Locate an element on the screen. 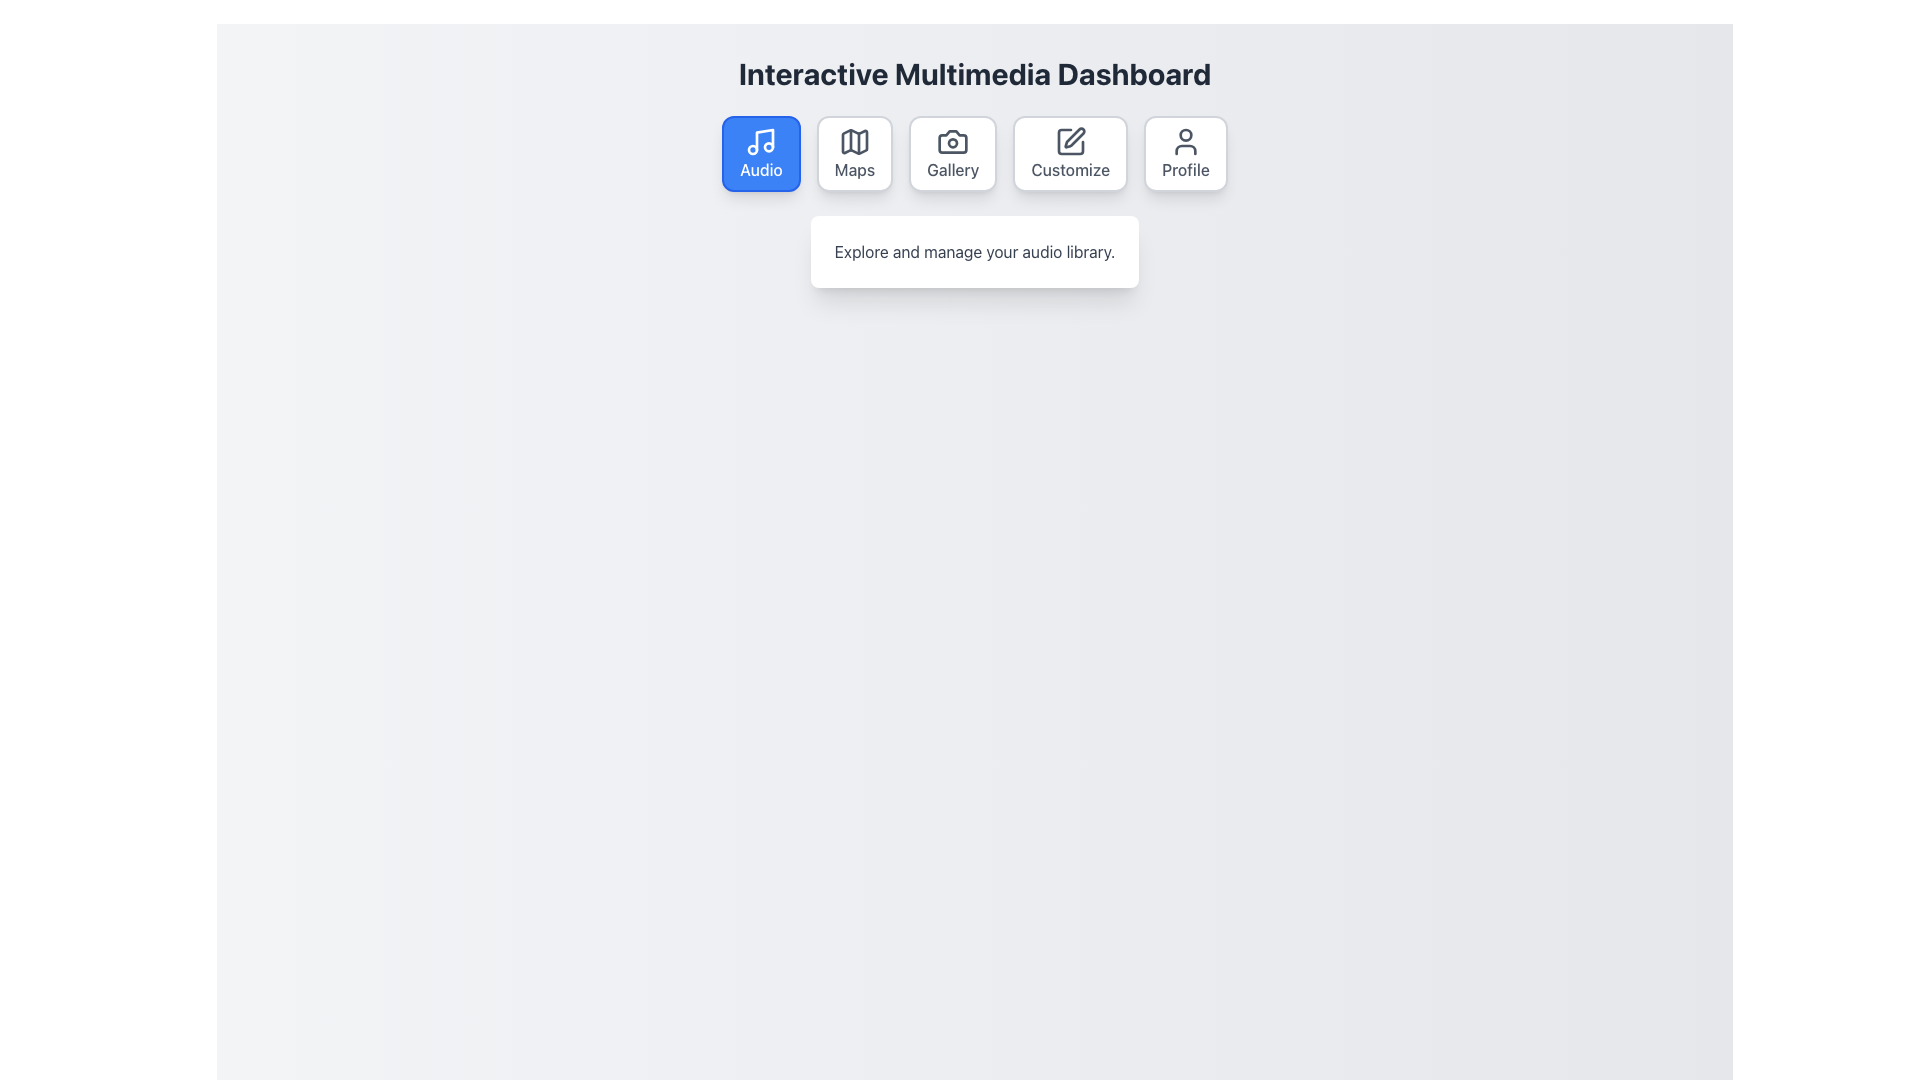 This screenshot has height=1080, width=1920. the textual heading 'Interactive Multimedia Dashboard', which is prominently displayed at the top of the interface in bold, large, dark gray font is located at coordinates (974, 72).